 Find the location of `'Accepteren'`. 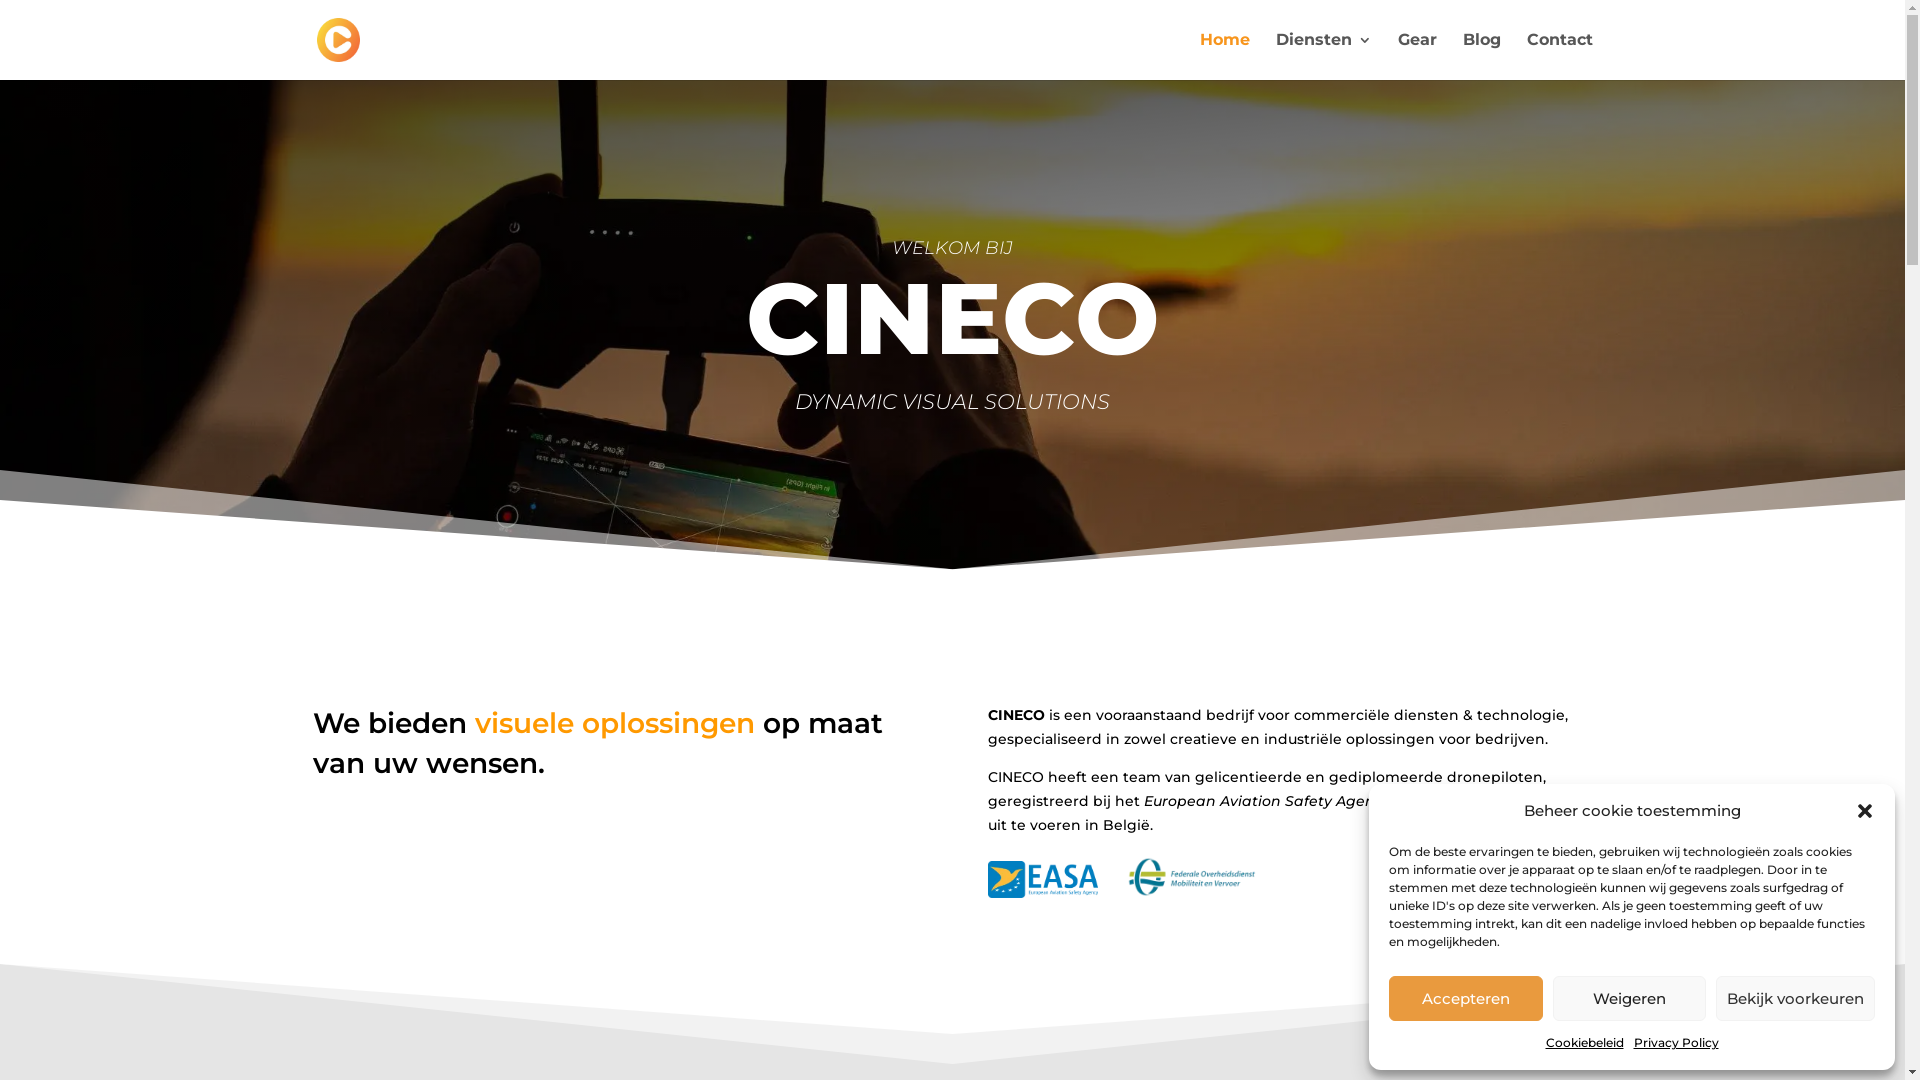

'Accepteren' is located at coordinates (1465, 998).